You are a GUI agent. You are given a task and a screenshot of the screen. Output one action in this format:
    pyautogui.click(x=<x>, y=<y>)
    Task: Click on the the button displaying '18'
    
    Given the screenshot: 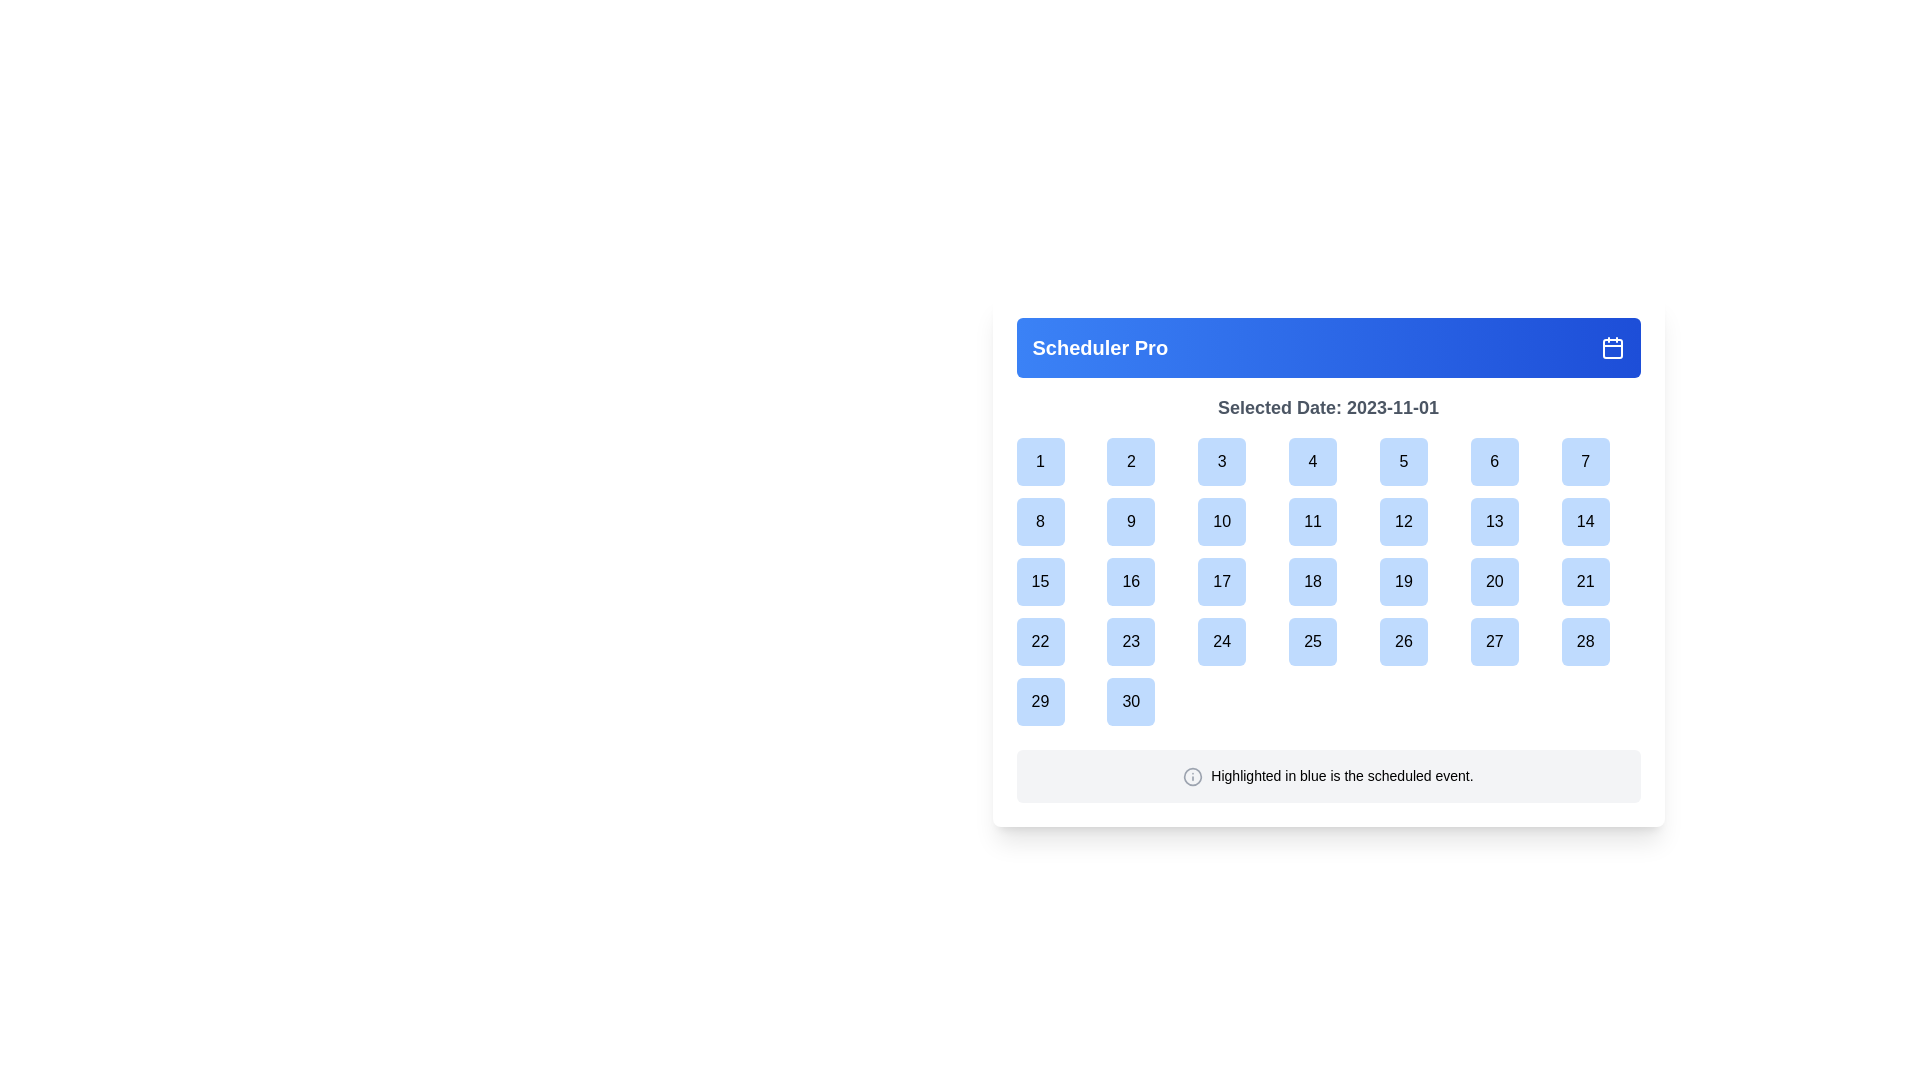 What is the action you would take?
    pyautogui.click(x=1313, y=582)
    